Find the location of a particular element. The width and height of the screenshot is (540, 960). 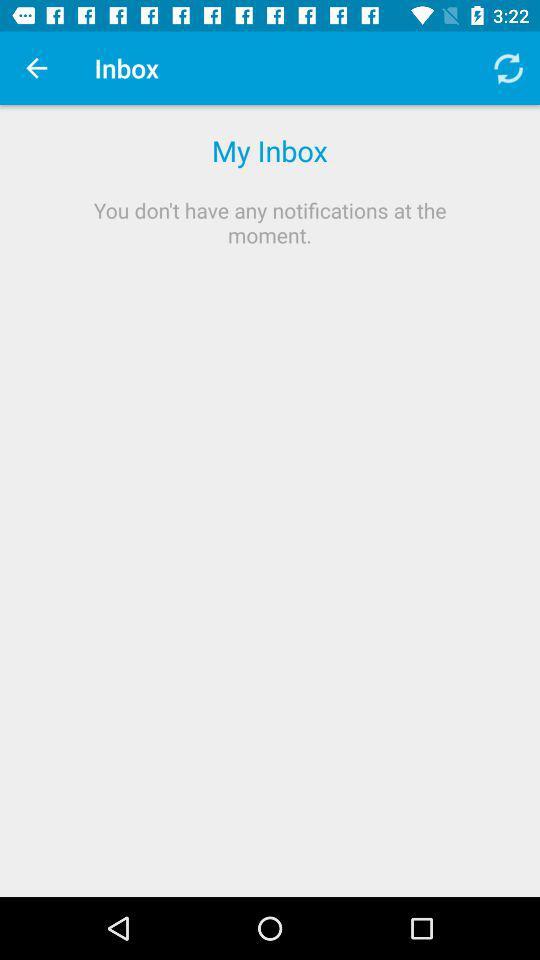

item at the top right corner is located at coordinates (508, 68).